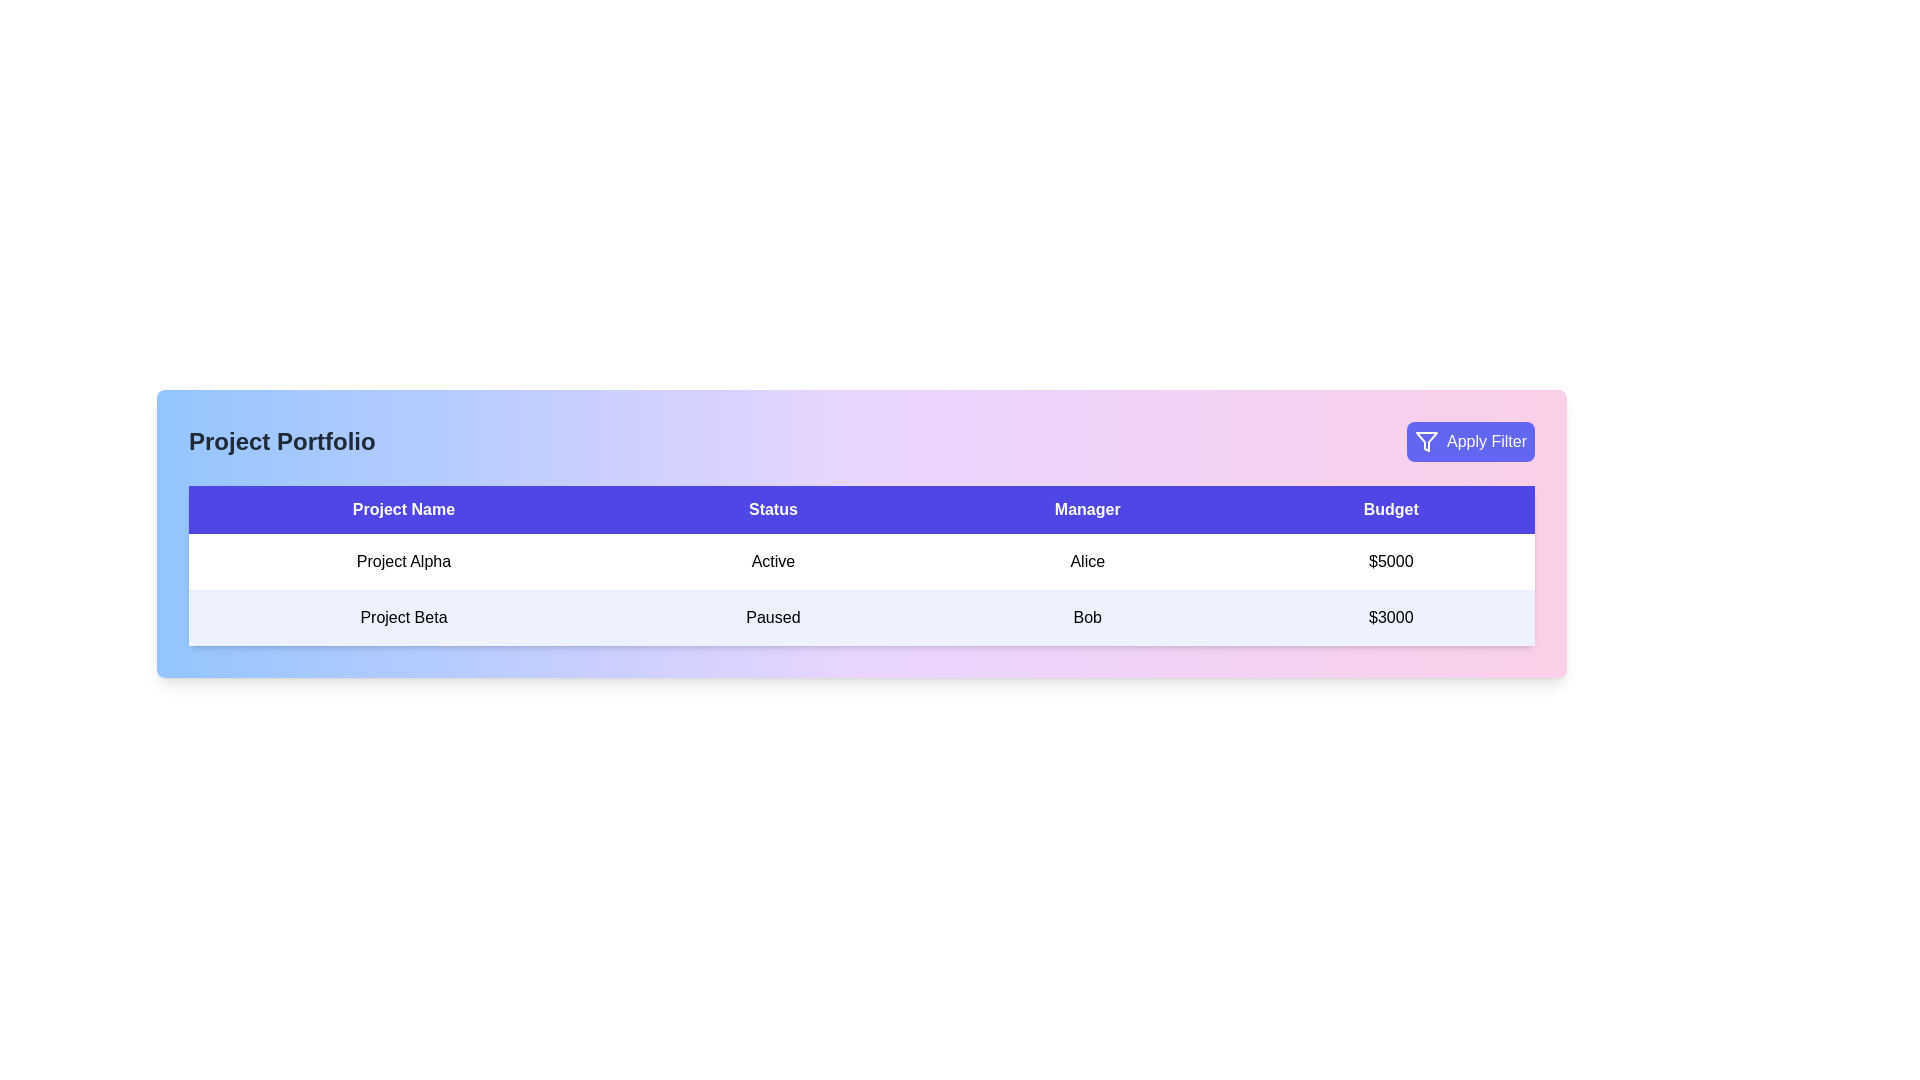 This screenshot has height=1080, width=1920. Describe the element at coordinates (281, 441) in the screenshot. I see `text from the heading label that identifies the section for managing or viewing a portfolio of projects, located to the left of the 'Apply Filter' button` at that location.